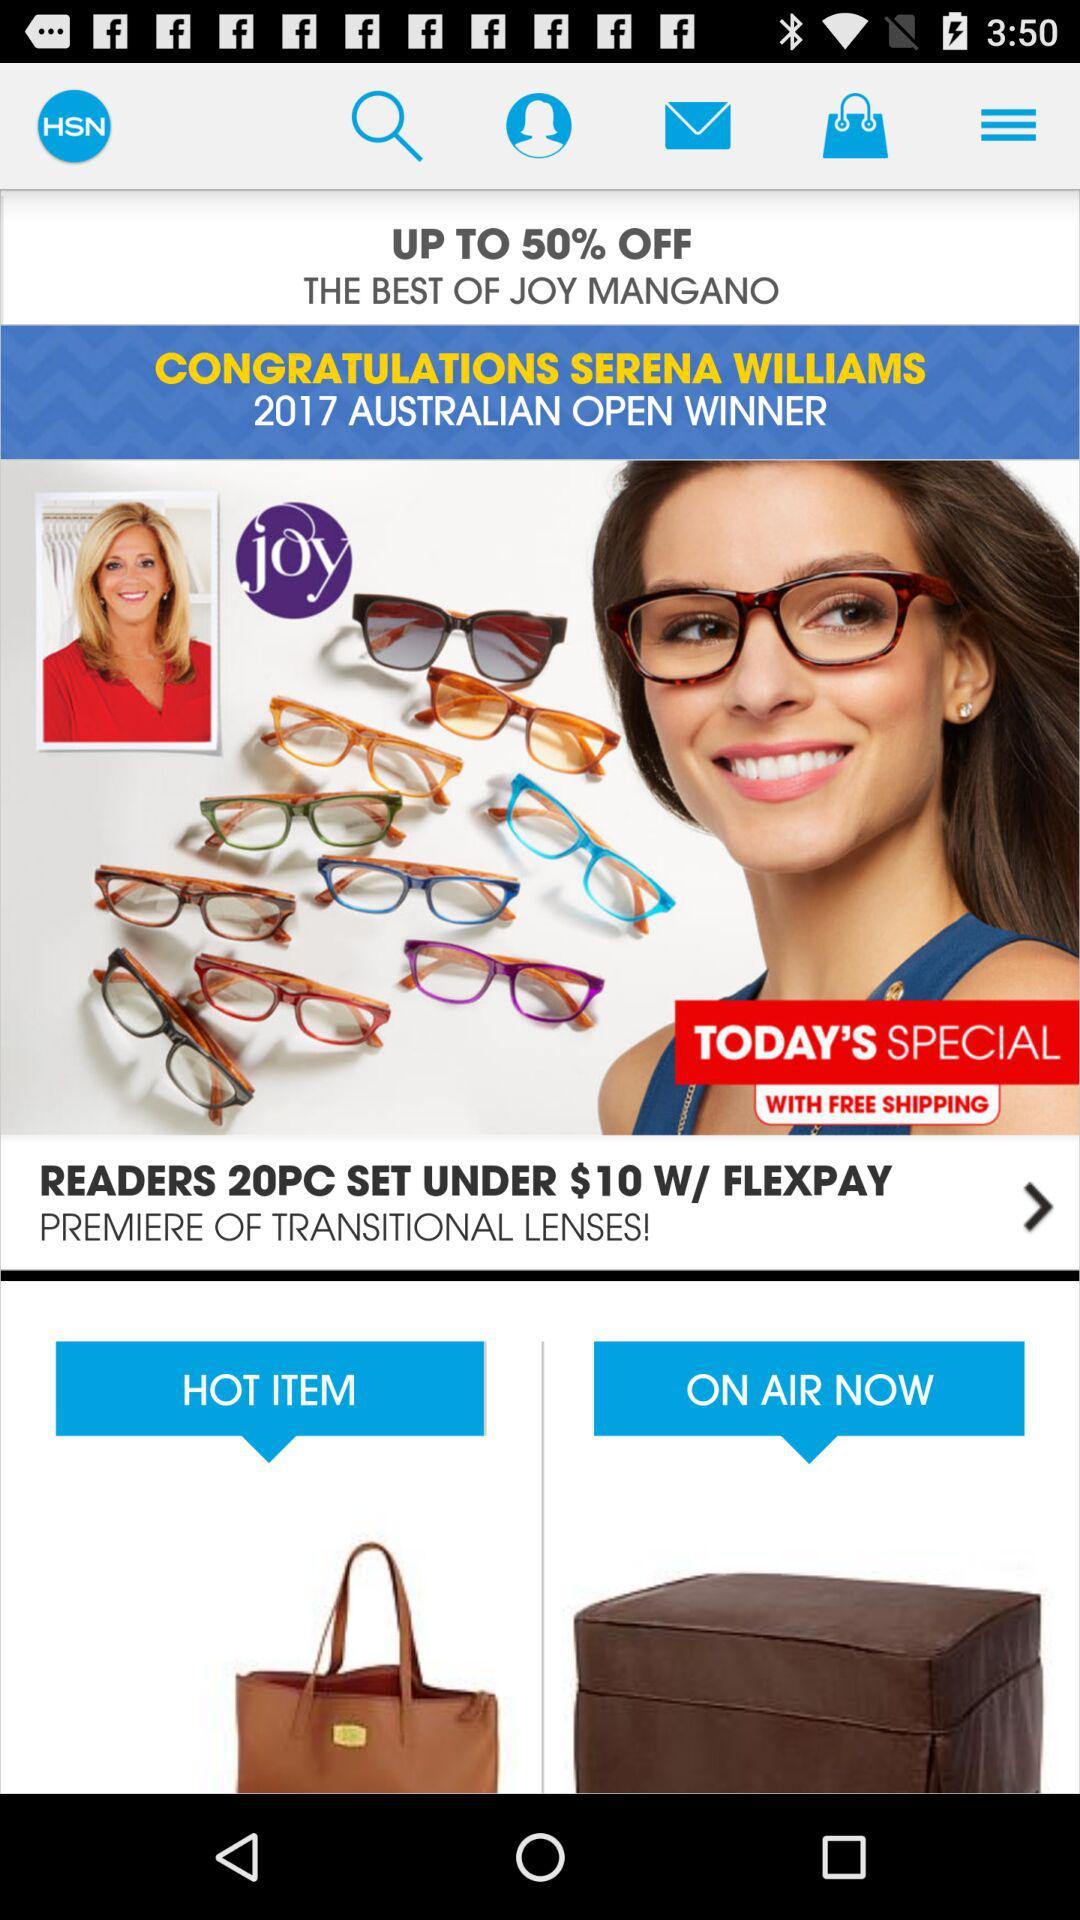 The height and width of the screenshot is (1920, 1080). I want to click on view the item, so click(540, 1530).